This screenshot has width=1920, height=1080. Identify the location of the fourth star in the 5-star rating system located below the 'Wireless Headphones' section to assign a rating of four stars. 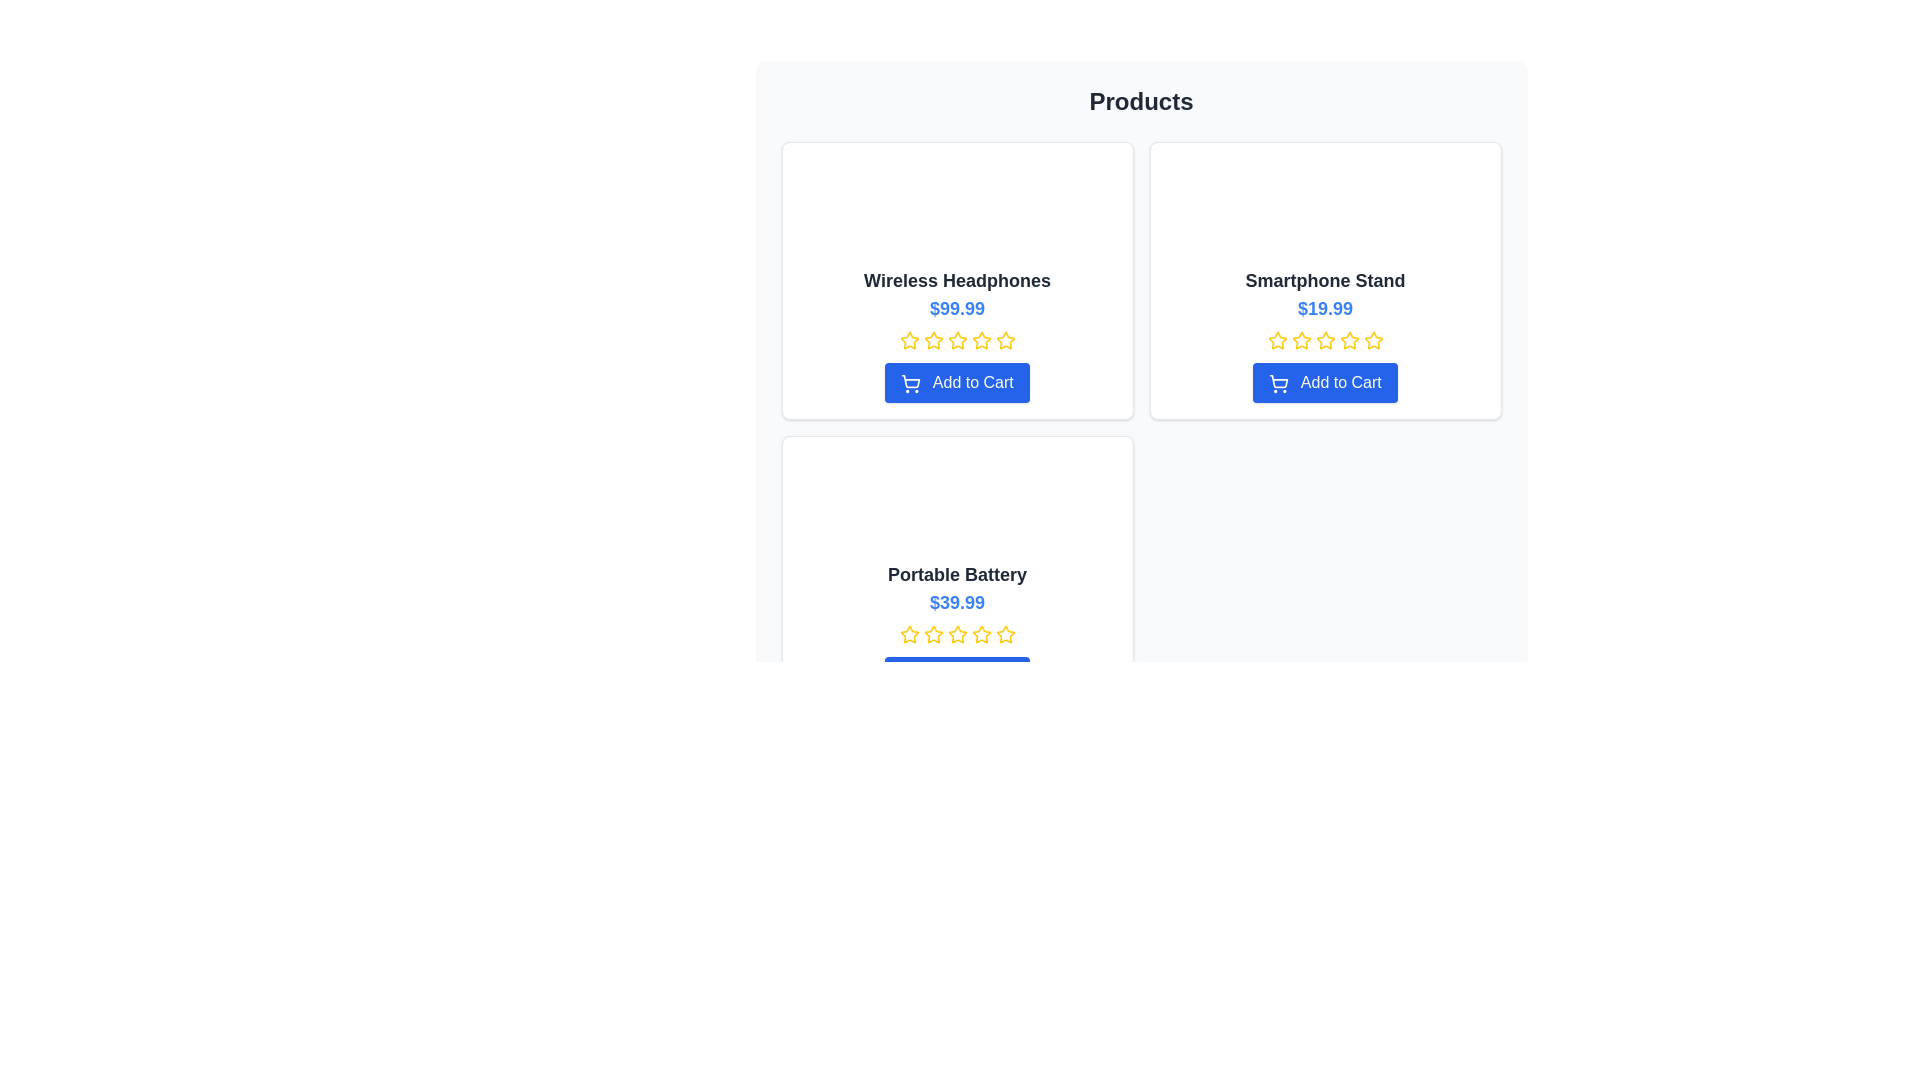
(981, 339).